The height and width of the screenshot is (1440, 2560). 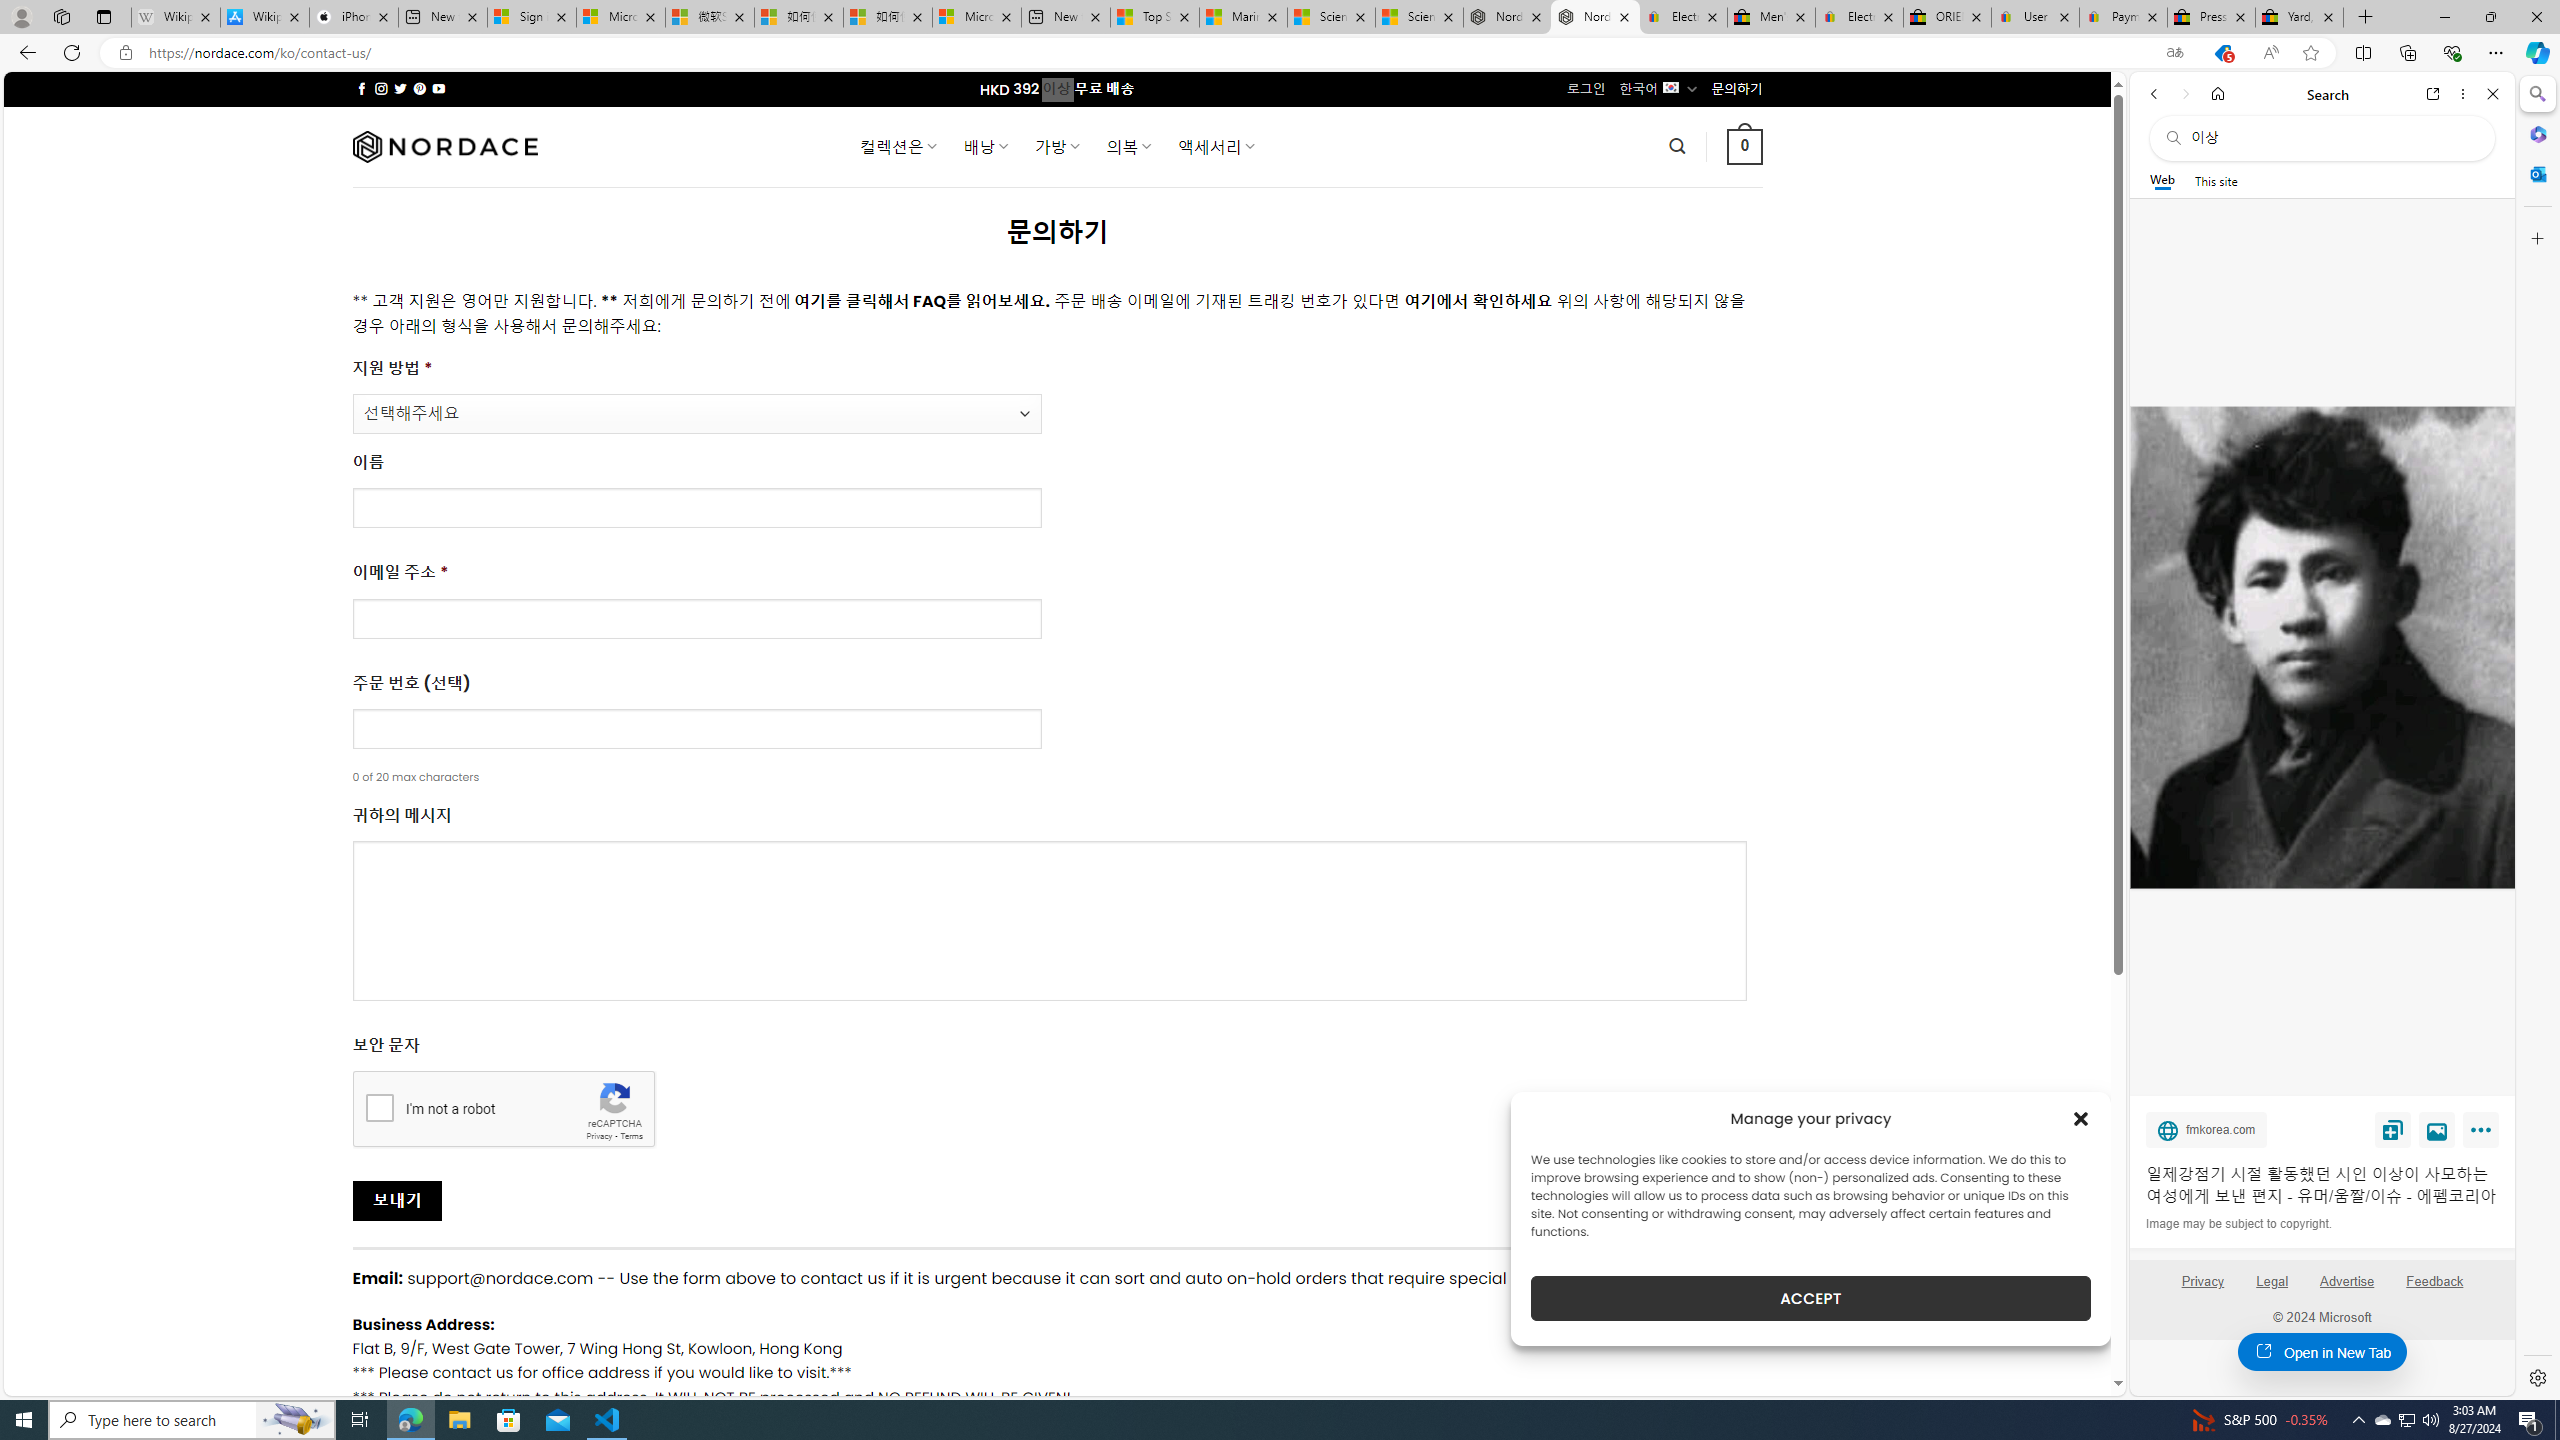 What do you see at coordinates (2323, 1351) in the screenshot?
I see `'Open in New Tab'` at bounding box center [2323, 1351].